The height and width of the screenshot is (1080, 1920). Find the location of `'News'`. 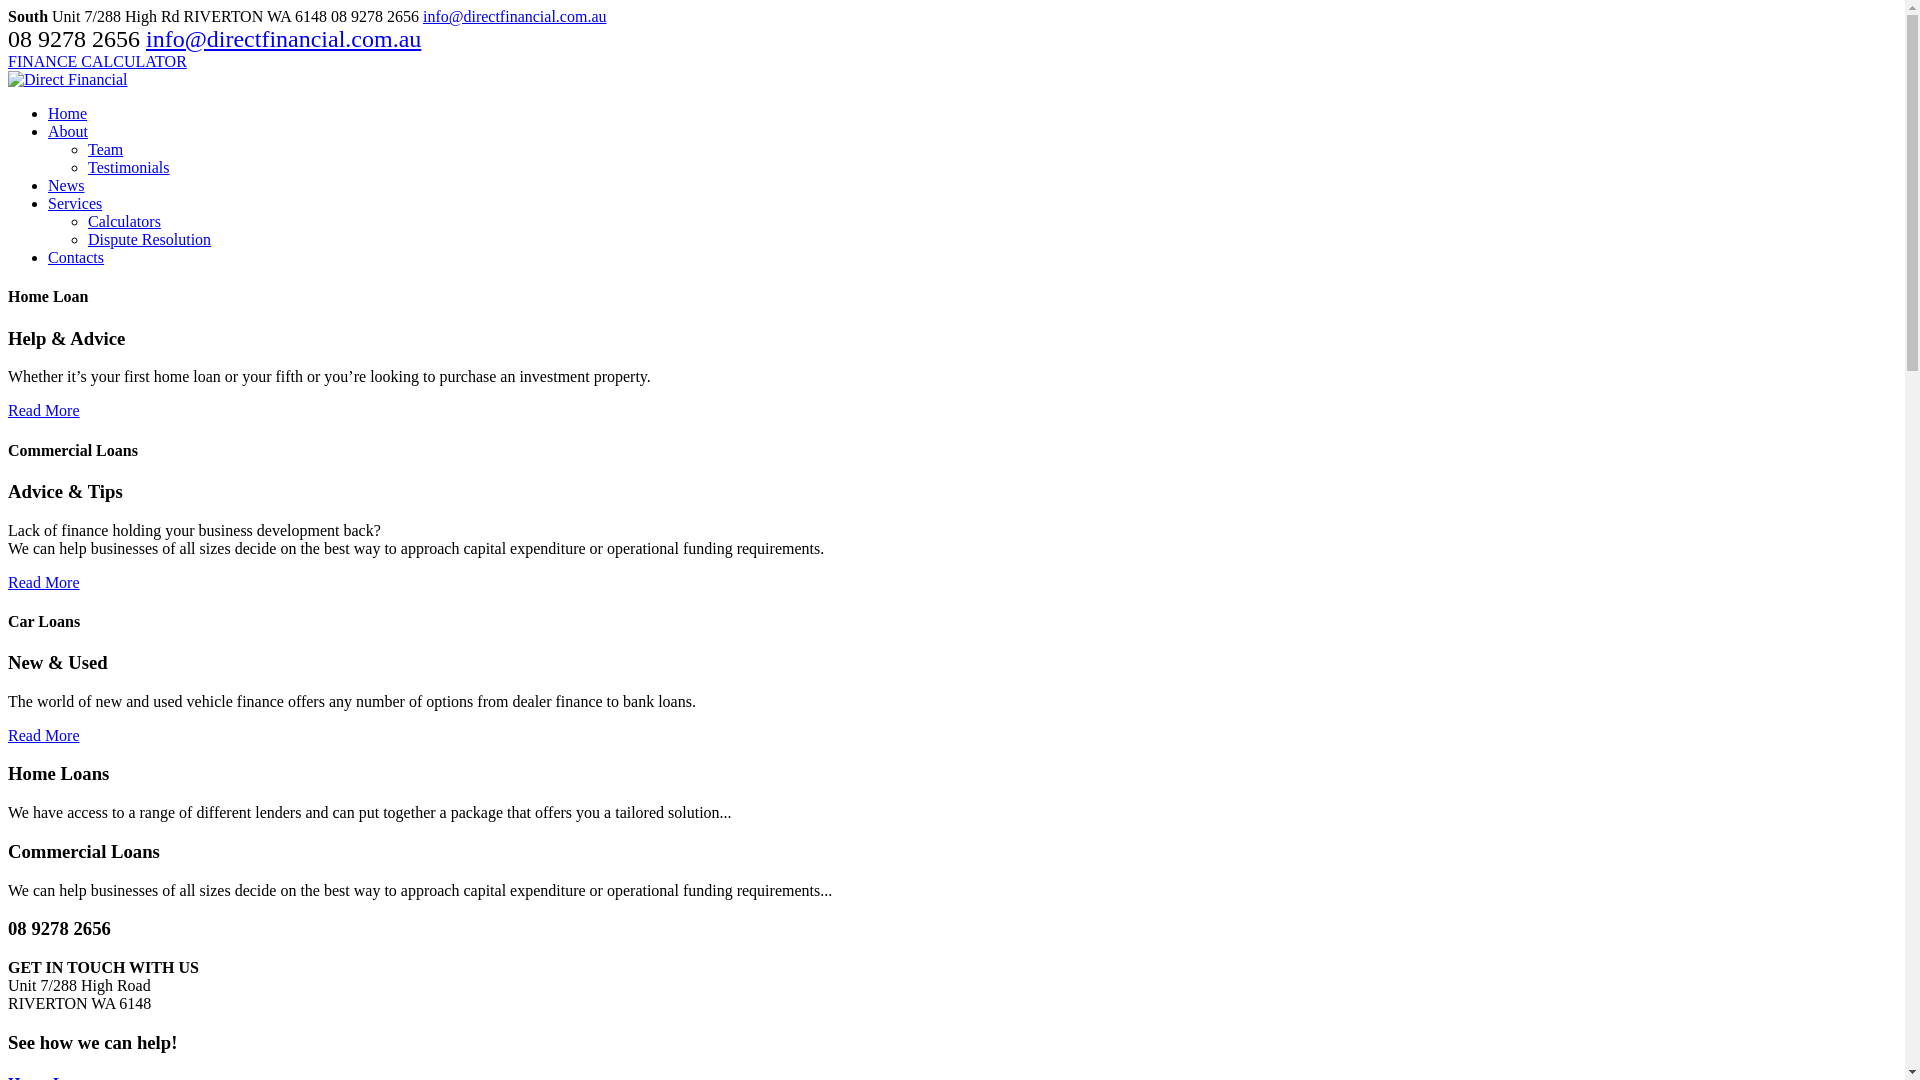

'News' is located at coordinates (66, 185).